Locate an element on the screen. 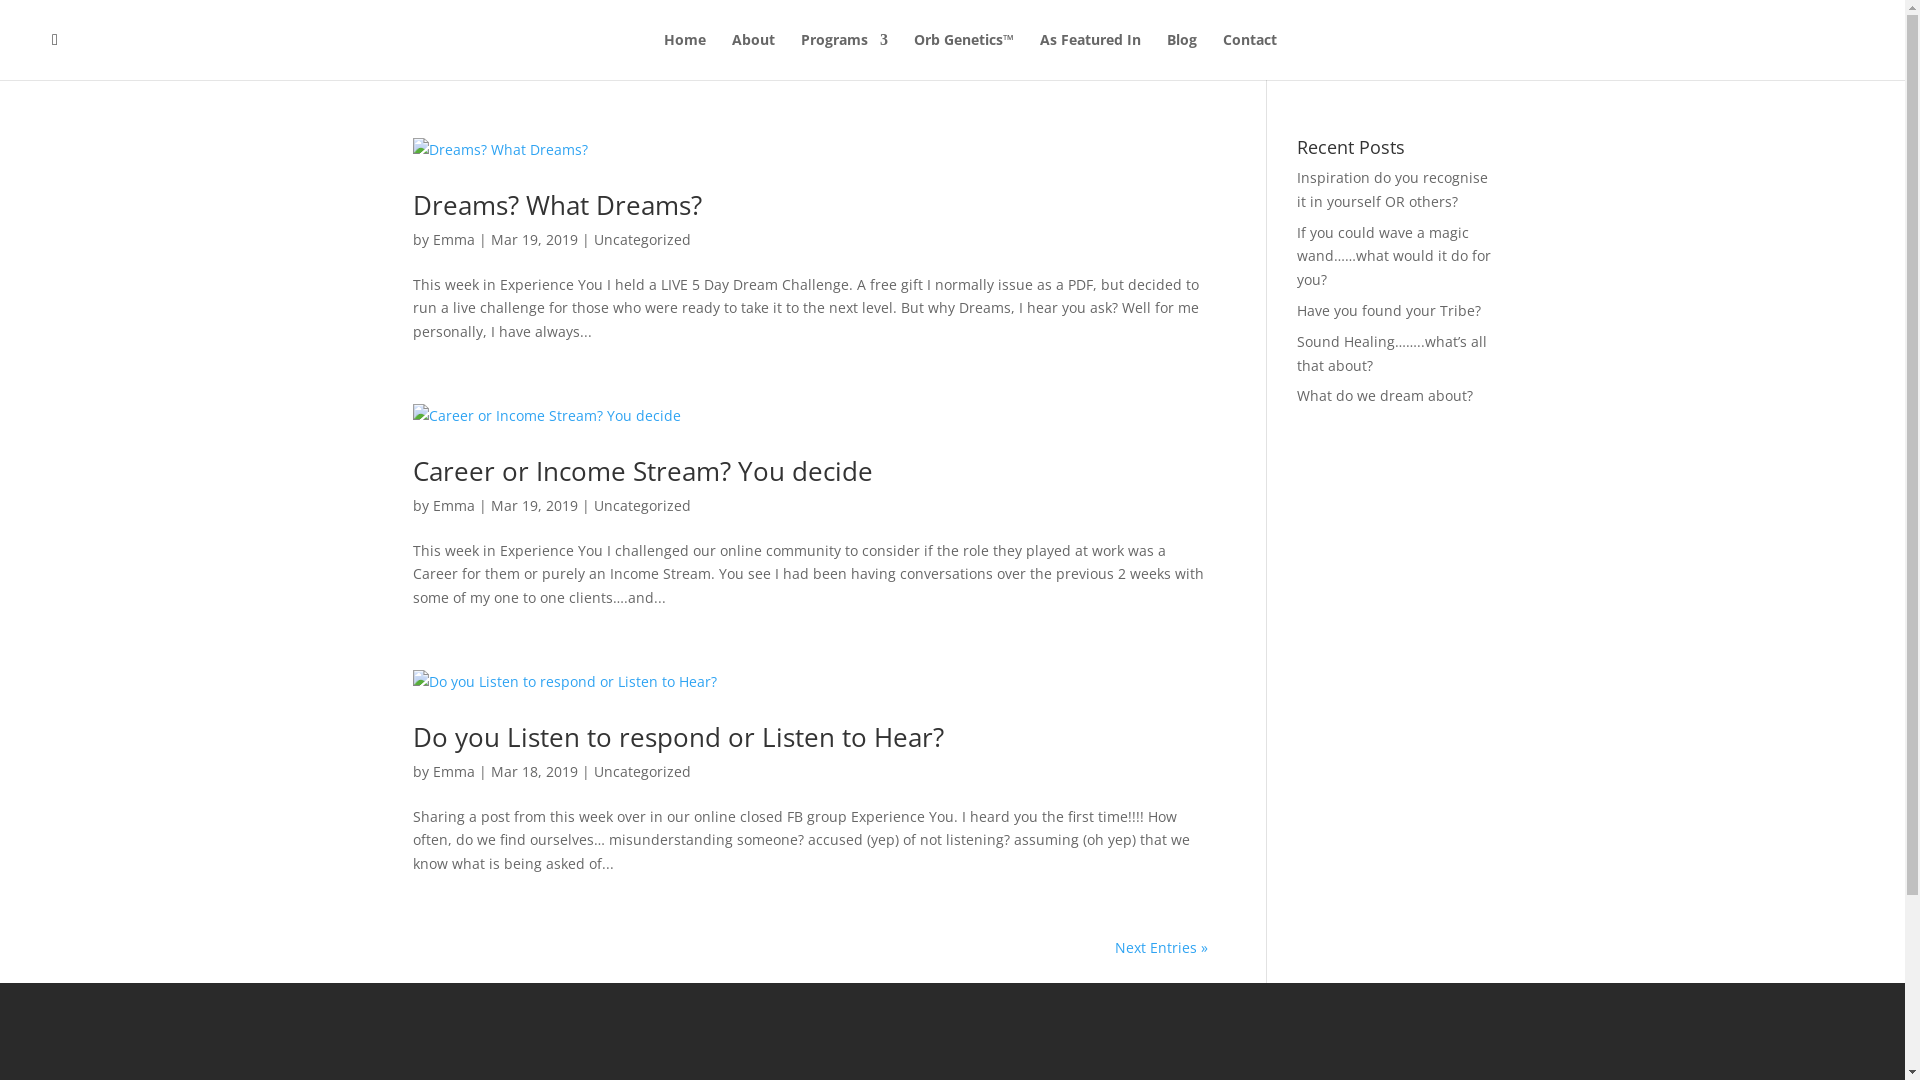 Image resolution: width=1920 pixels, height=1080 pixels. 'Emma' is located at coordinates (451, 238).